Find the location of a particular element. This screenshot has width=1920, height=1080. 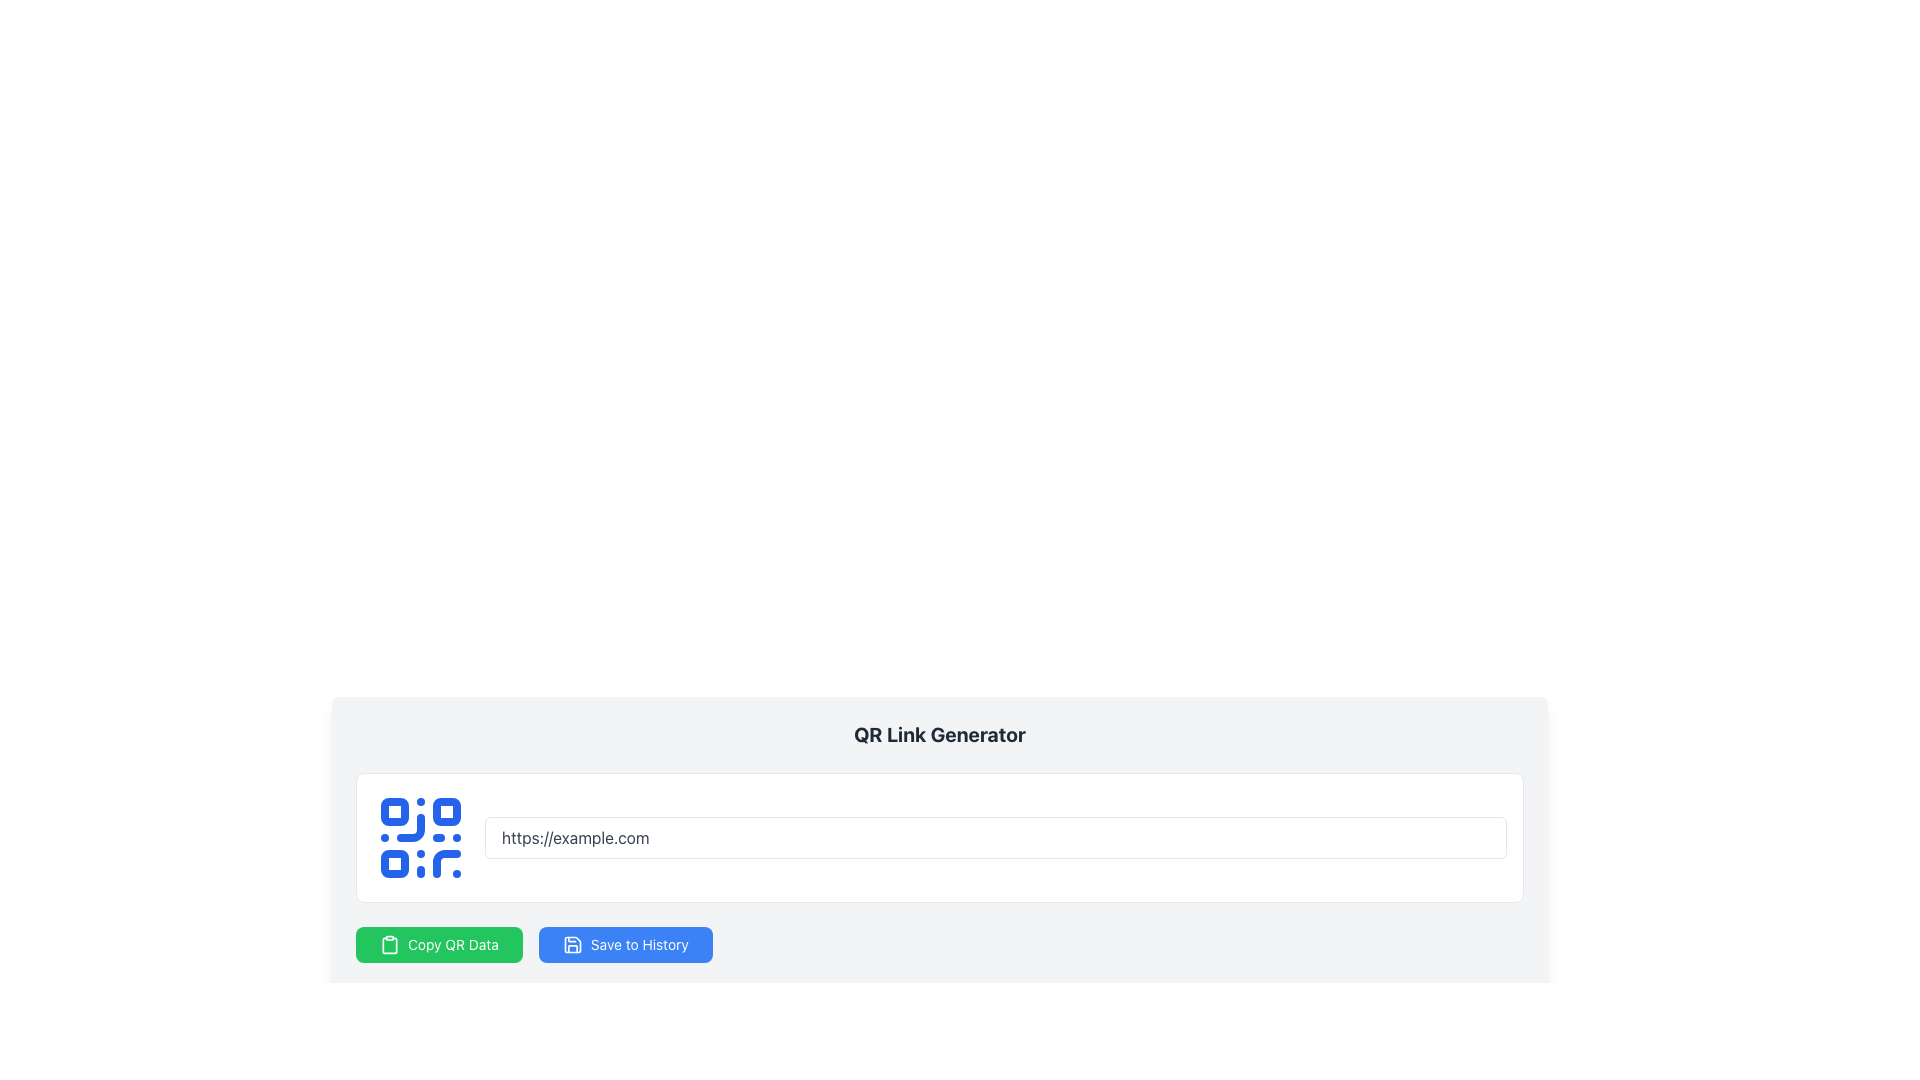

the save action icon located to the left of the 'Save to History' button in the lower right section of the interface is located at coordinates (571, 945).